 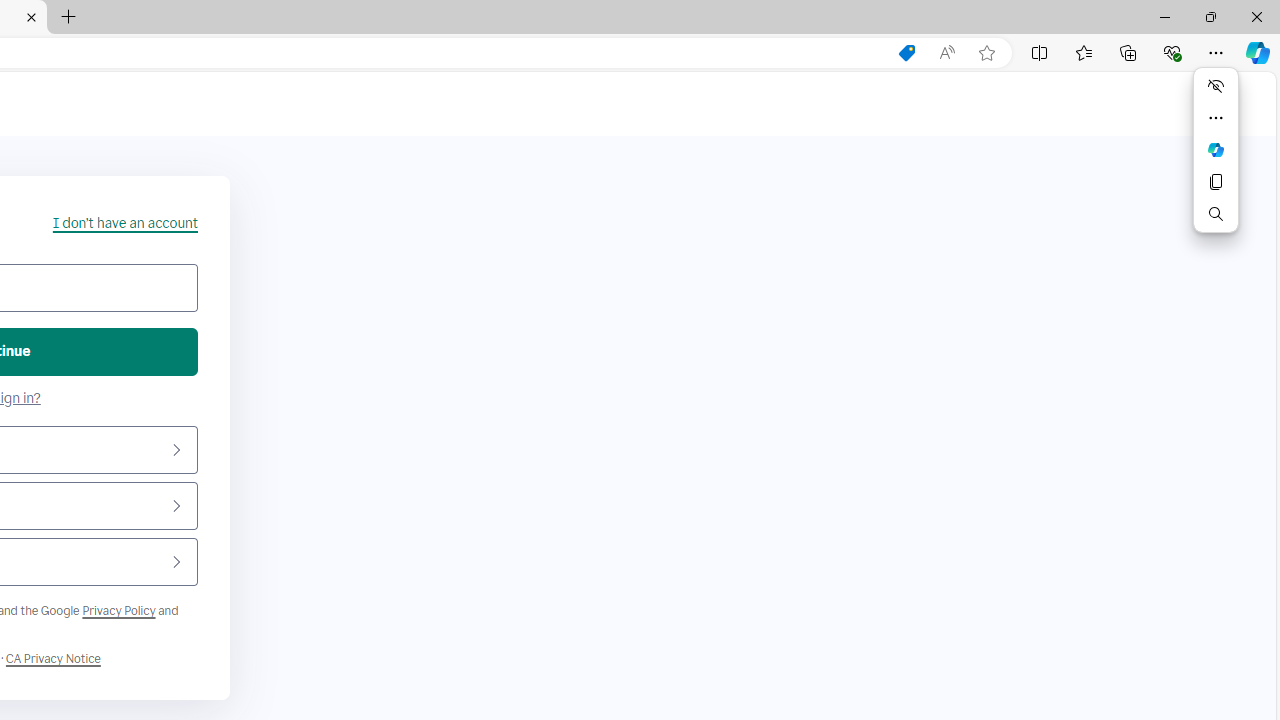 What do you see at coordinates (1215, 118) in the screenshot?
I see `'More actions'` at bounding box center [1215, 118].